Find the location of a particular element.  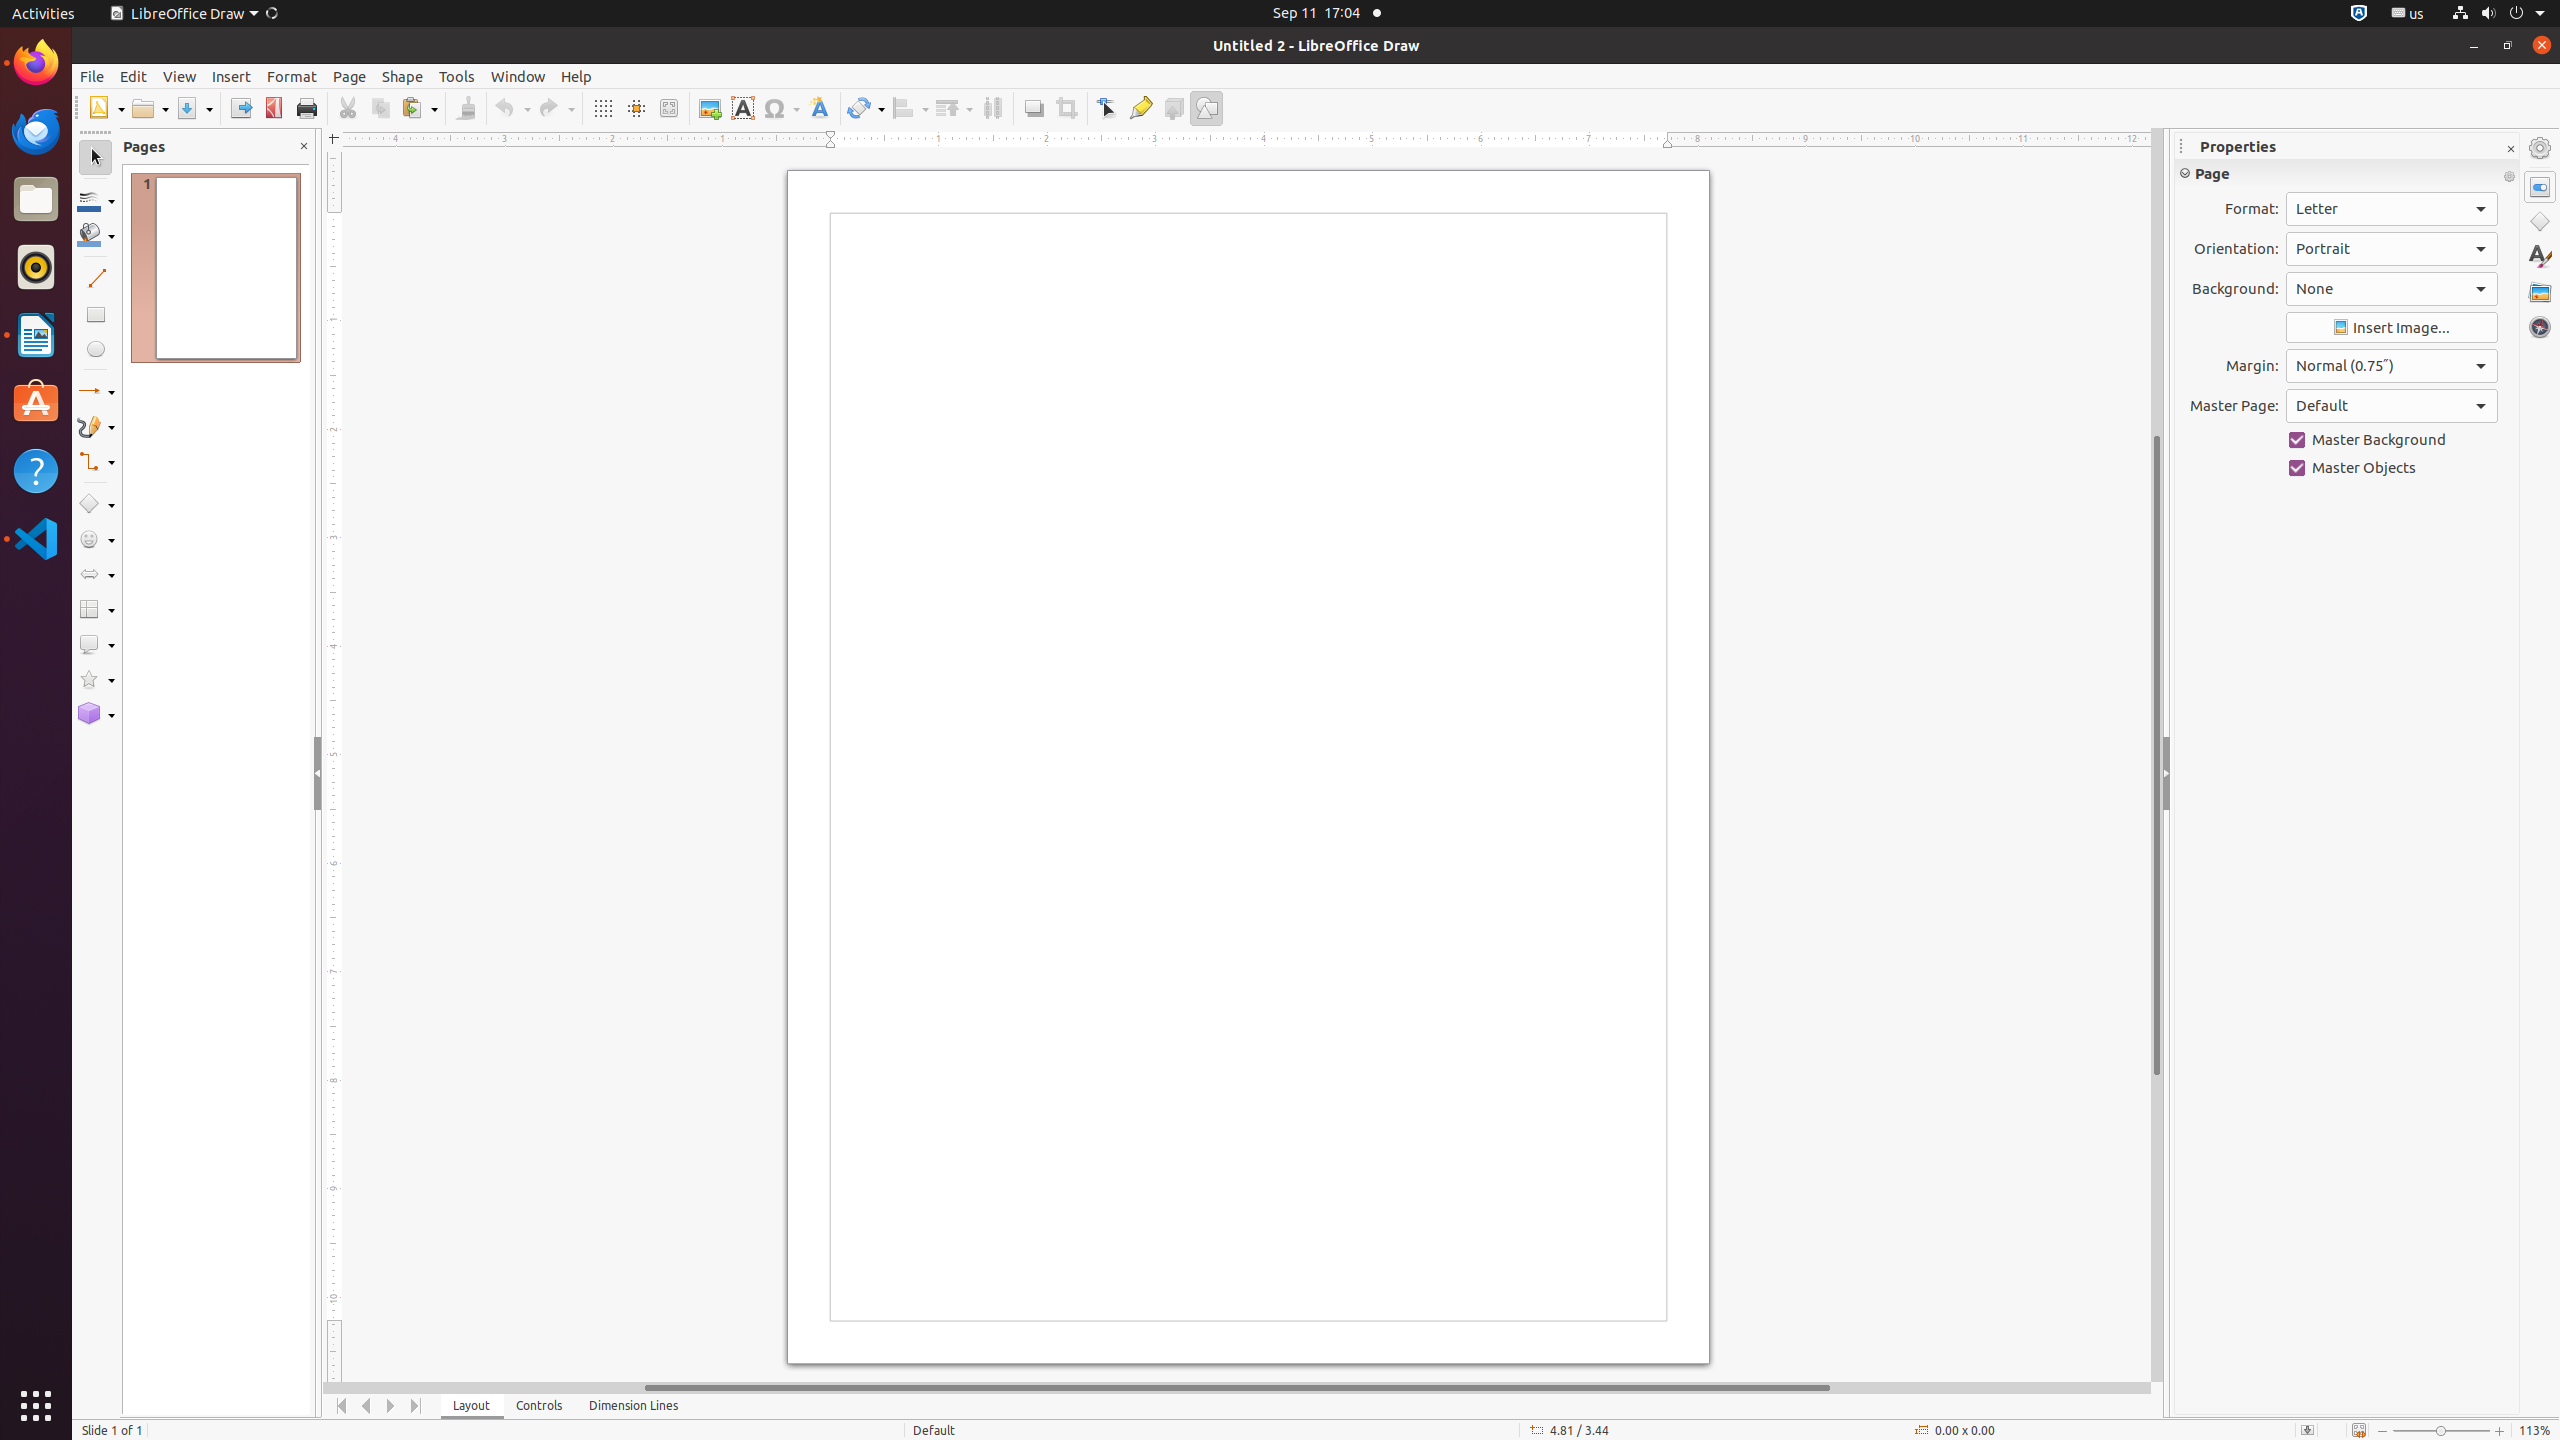

'Master Background' is located at coordinates (2392, 440).